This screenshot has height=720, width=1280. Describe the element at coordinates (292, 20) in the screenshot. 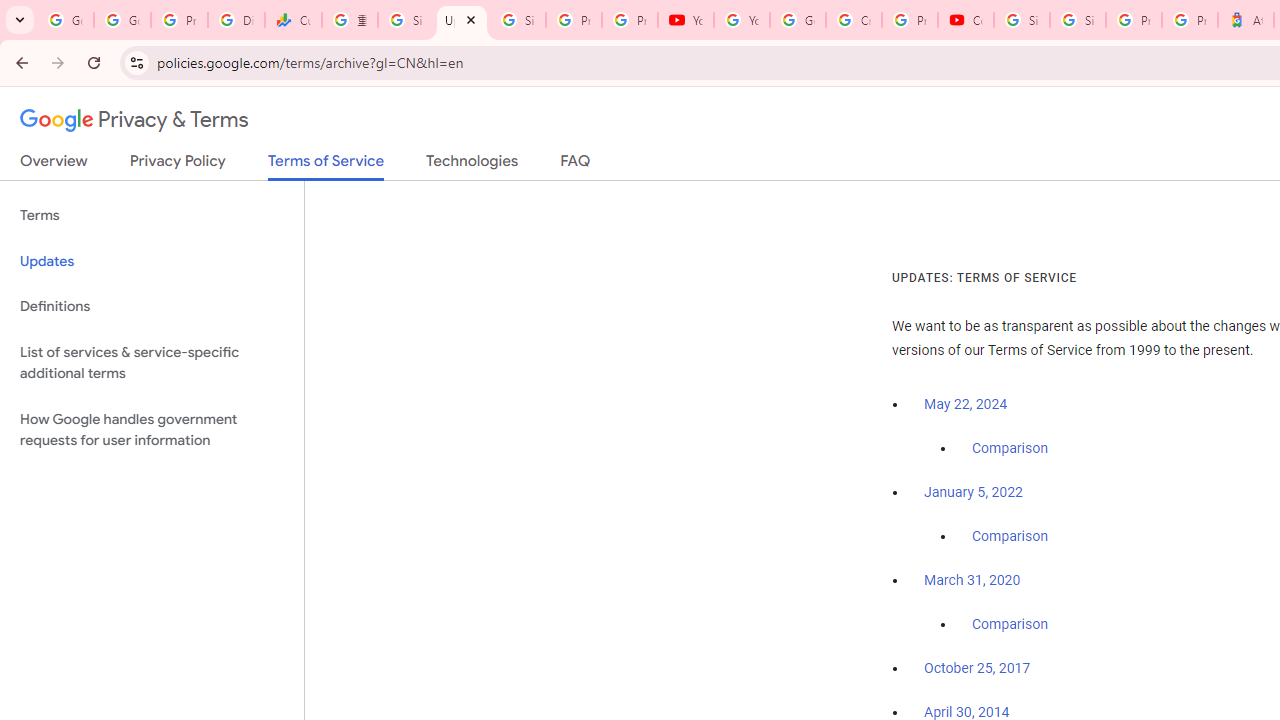

I see `'Currencies - Google Finance'` at that location.